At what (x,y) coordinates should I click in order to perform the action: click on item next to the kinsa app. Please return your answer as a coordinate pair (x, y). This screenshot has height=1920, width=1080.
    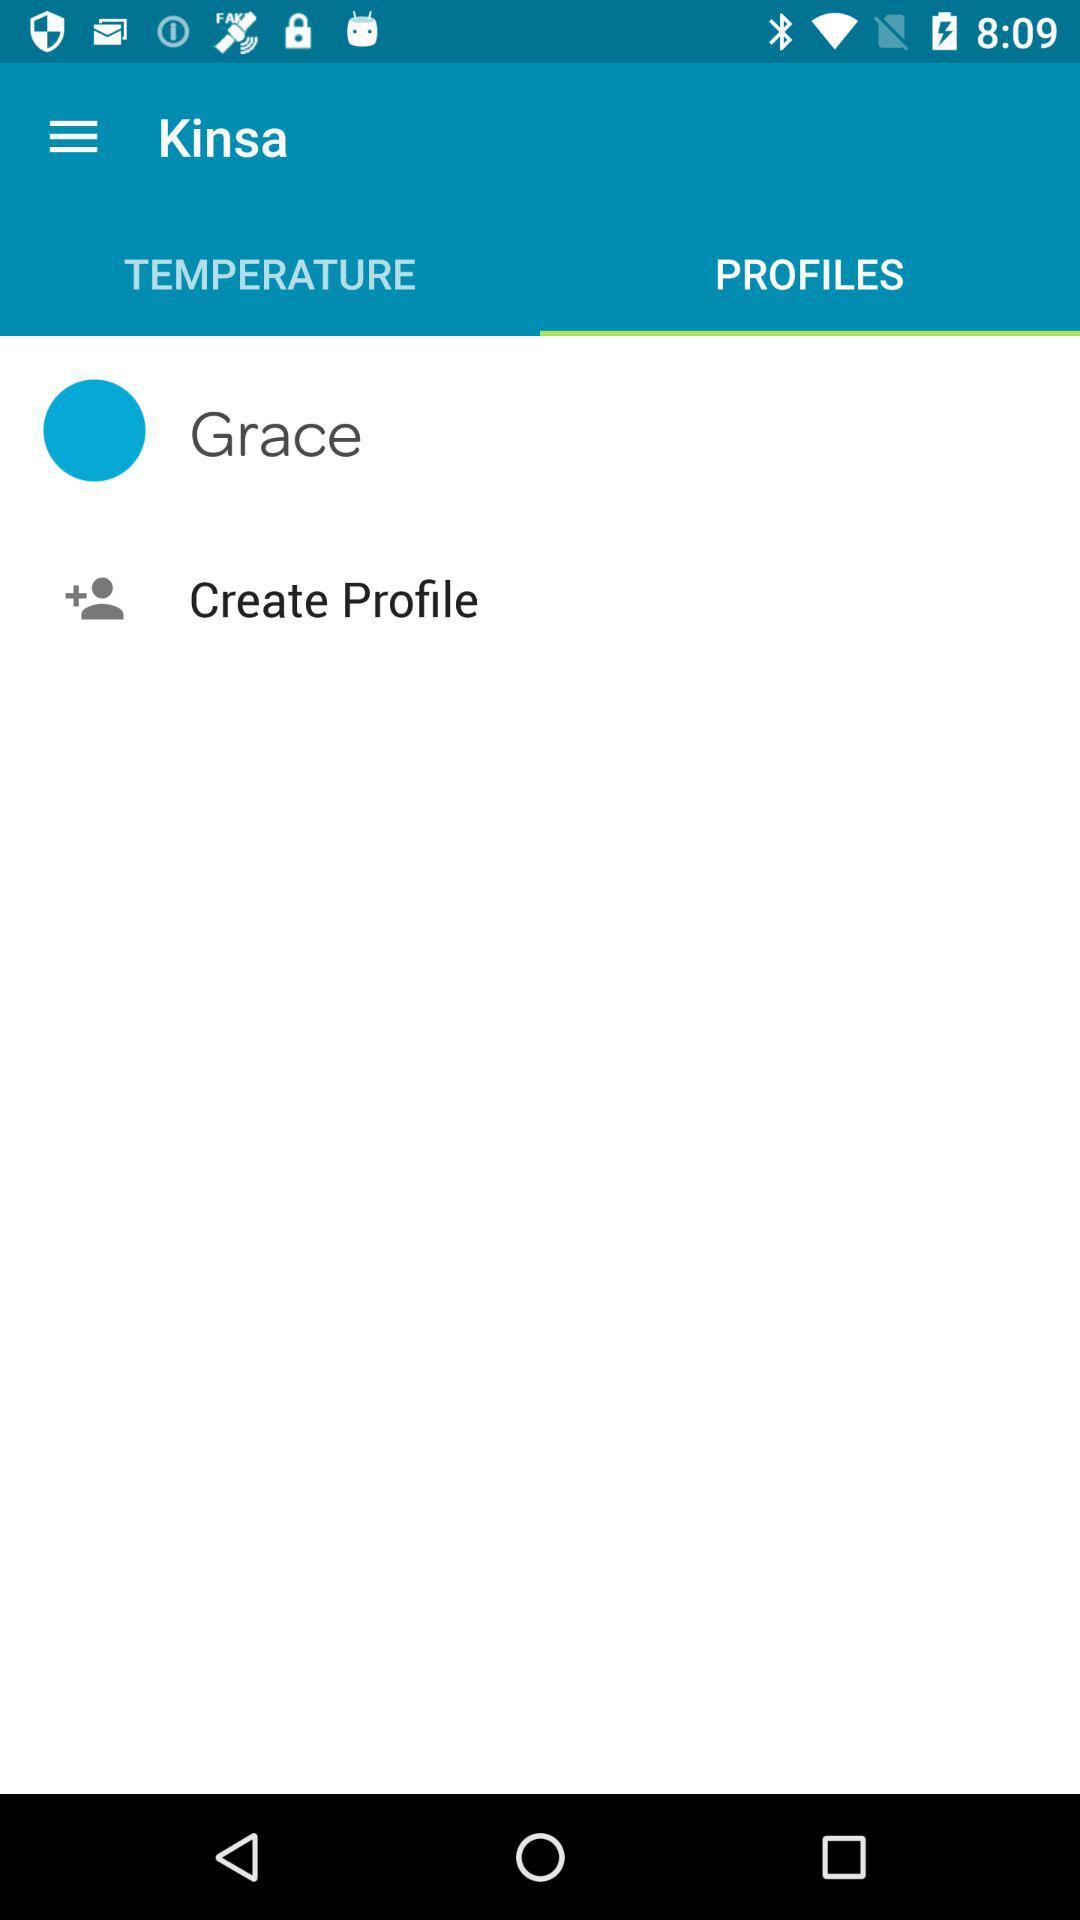
    Looking at the image, I should click on (72, 135).